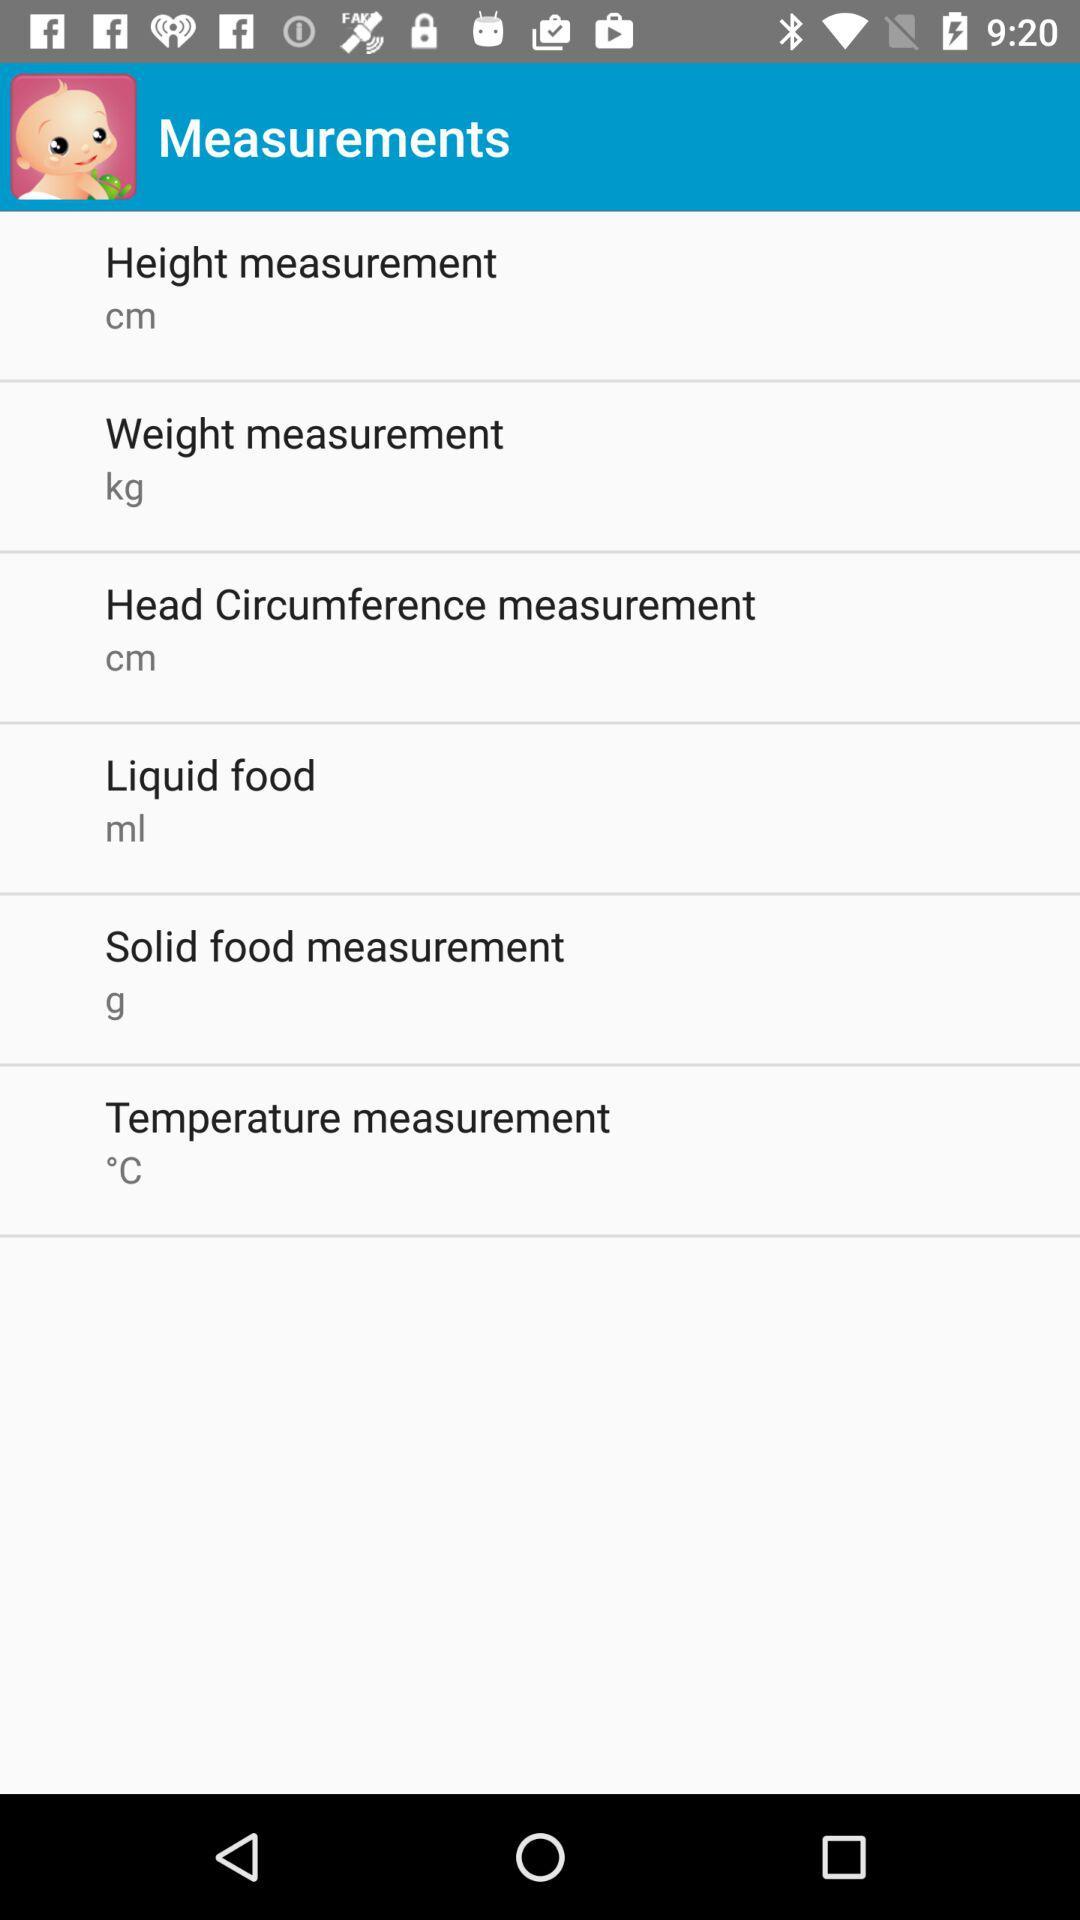 The height and width of the screenshot is (1920, 1080). Describe the element at coordinates (72, 135) in the screenshot. I see `app above the height measurement` at that location.